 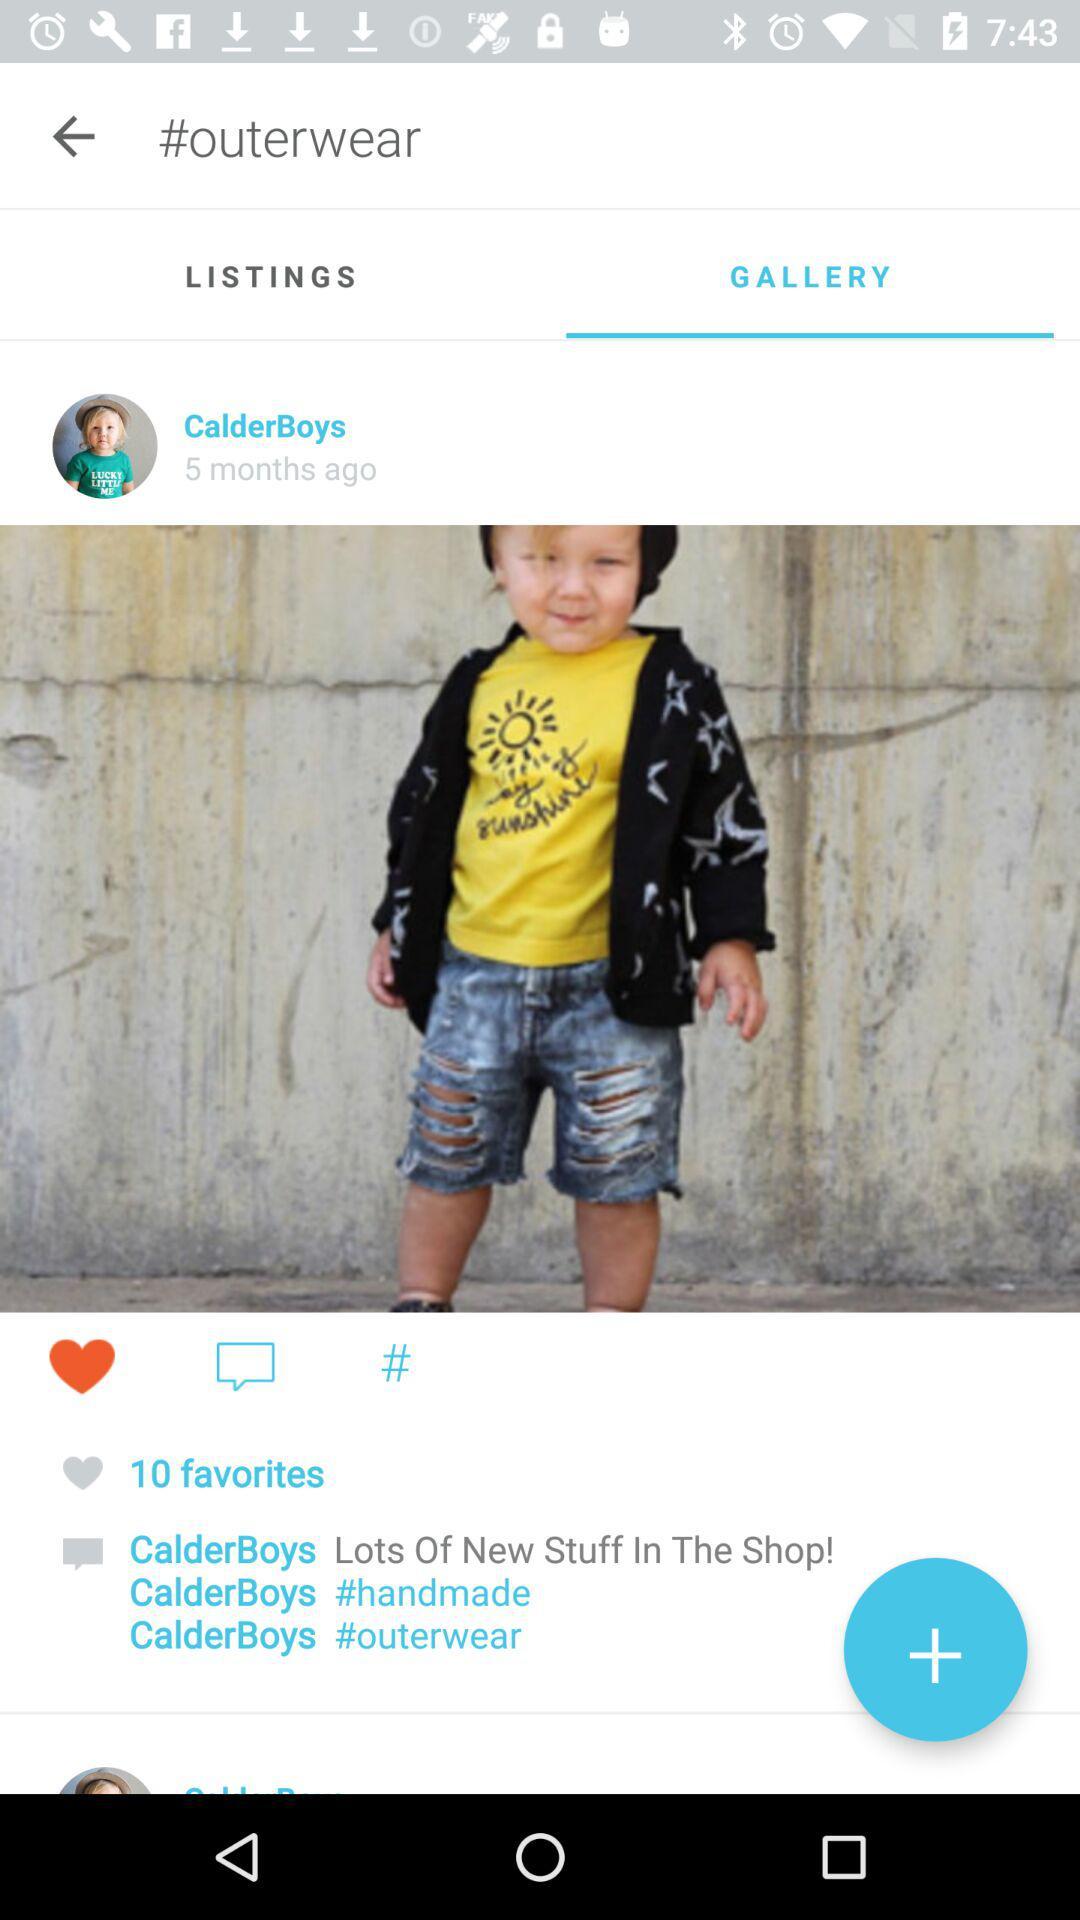 What do you see at coordinates (244, 1365) in the screenshot?
I see `leave a comment` at bounding box center [244, 1365].